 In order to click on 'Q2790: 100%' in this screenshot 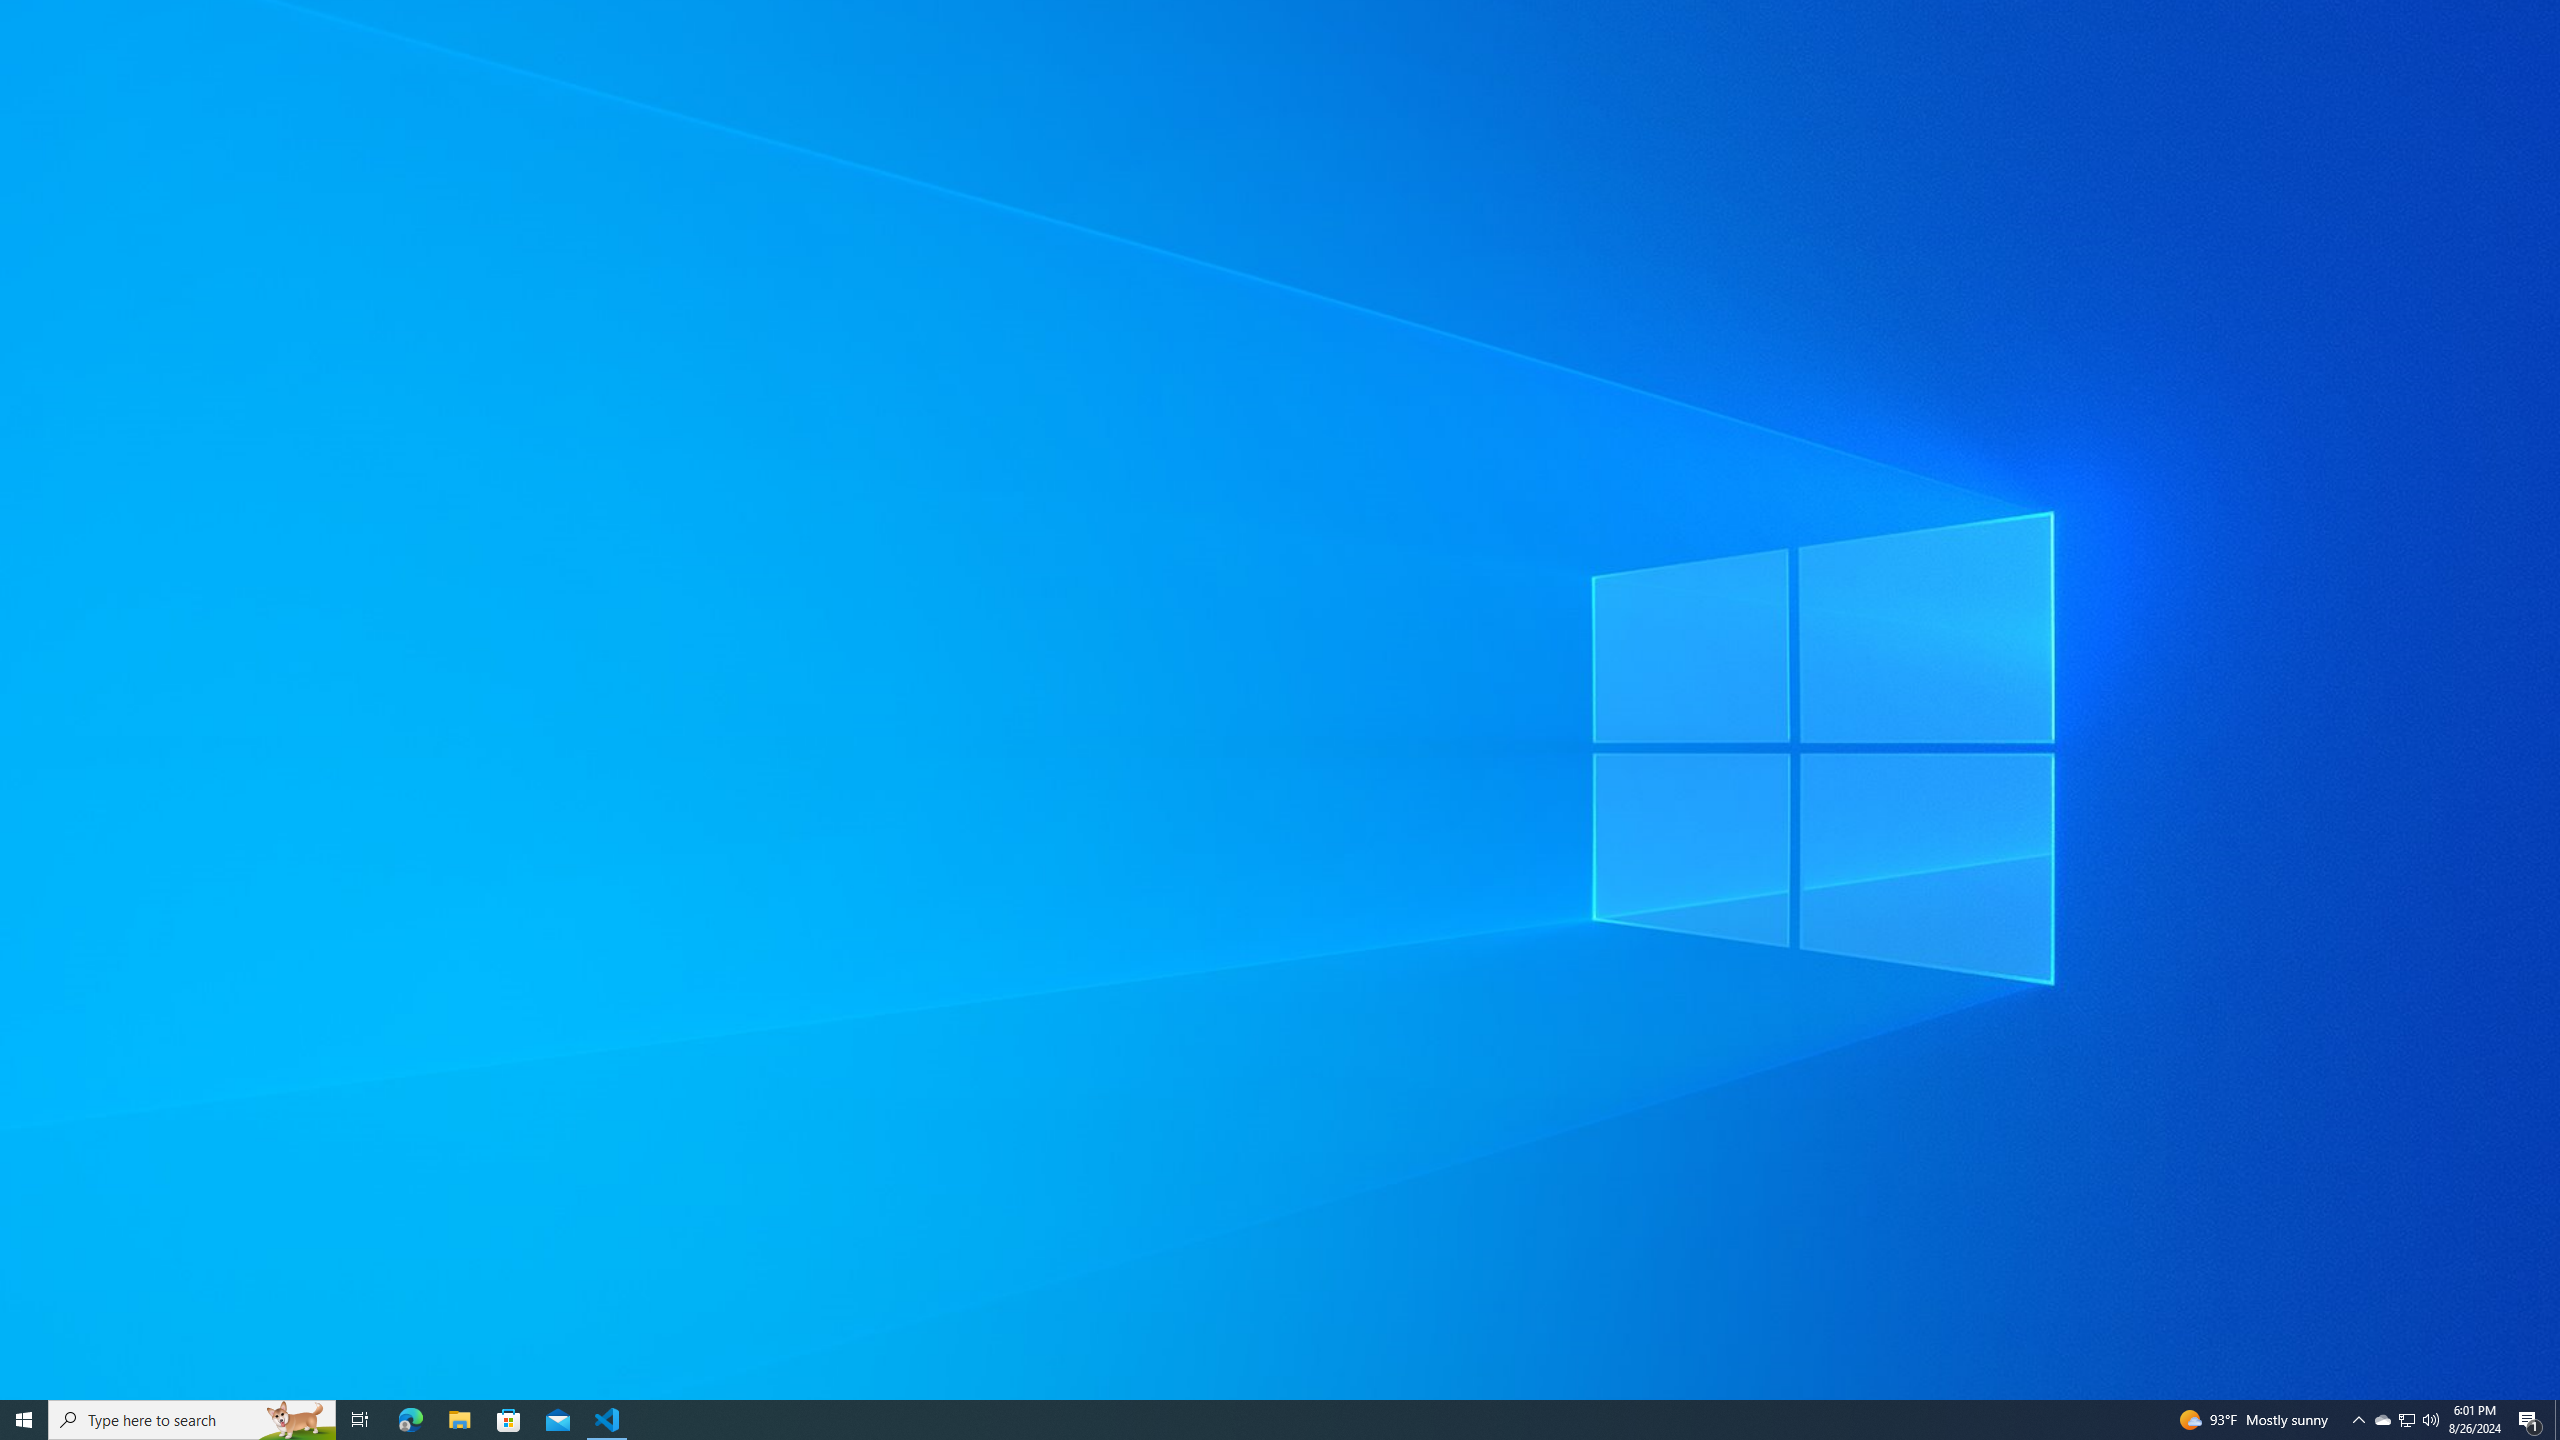, I will do `click(2429, 1418)`.